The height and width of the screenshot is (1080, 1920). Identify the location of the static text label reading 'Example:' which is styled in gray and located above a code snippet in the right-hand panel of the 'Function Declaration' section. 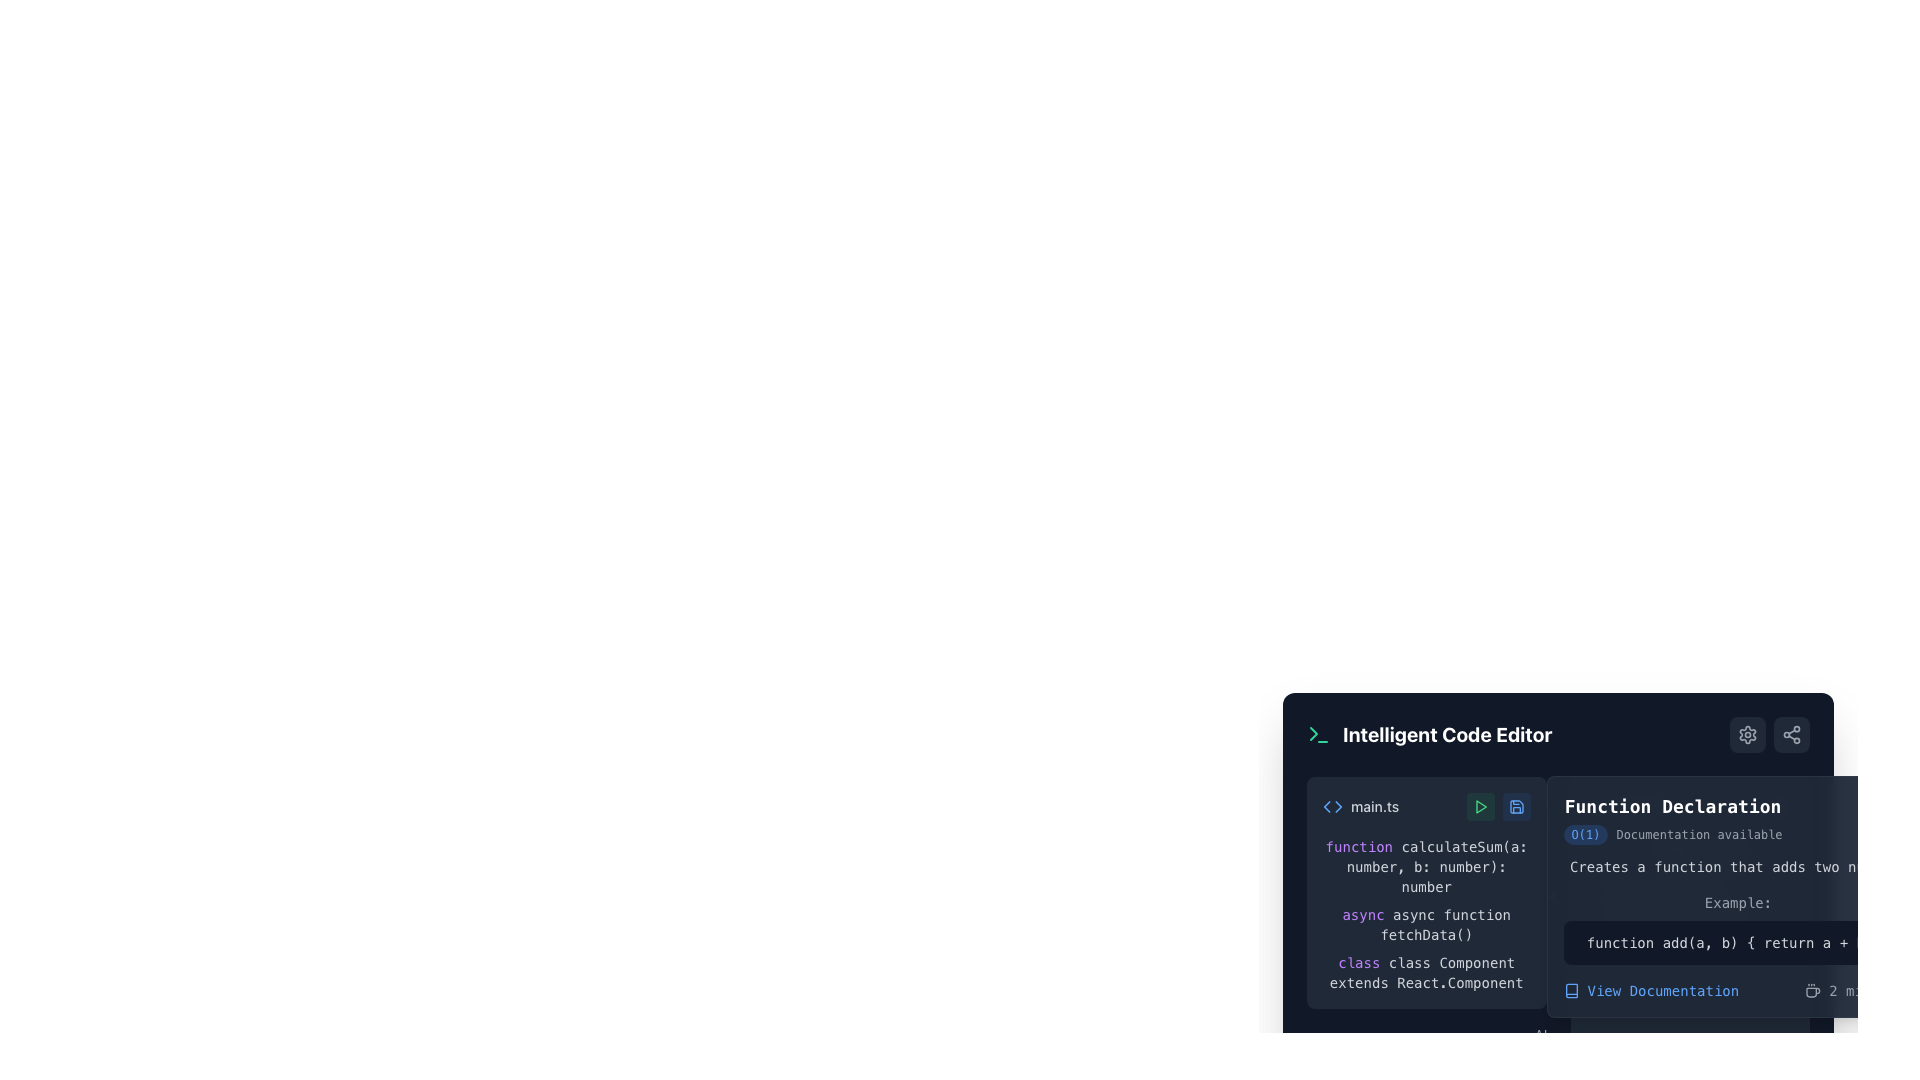
(1737, 902).